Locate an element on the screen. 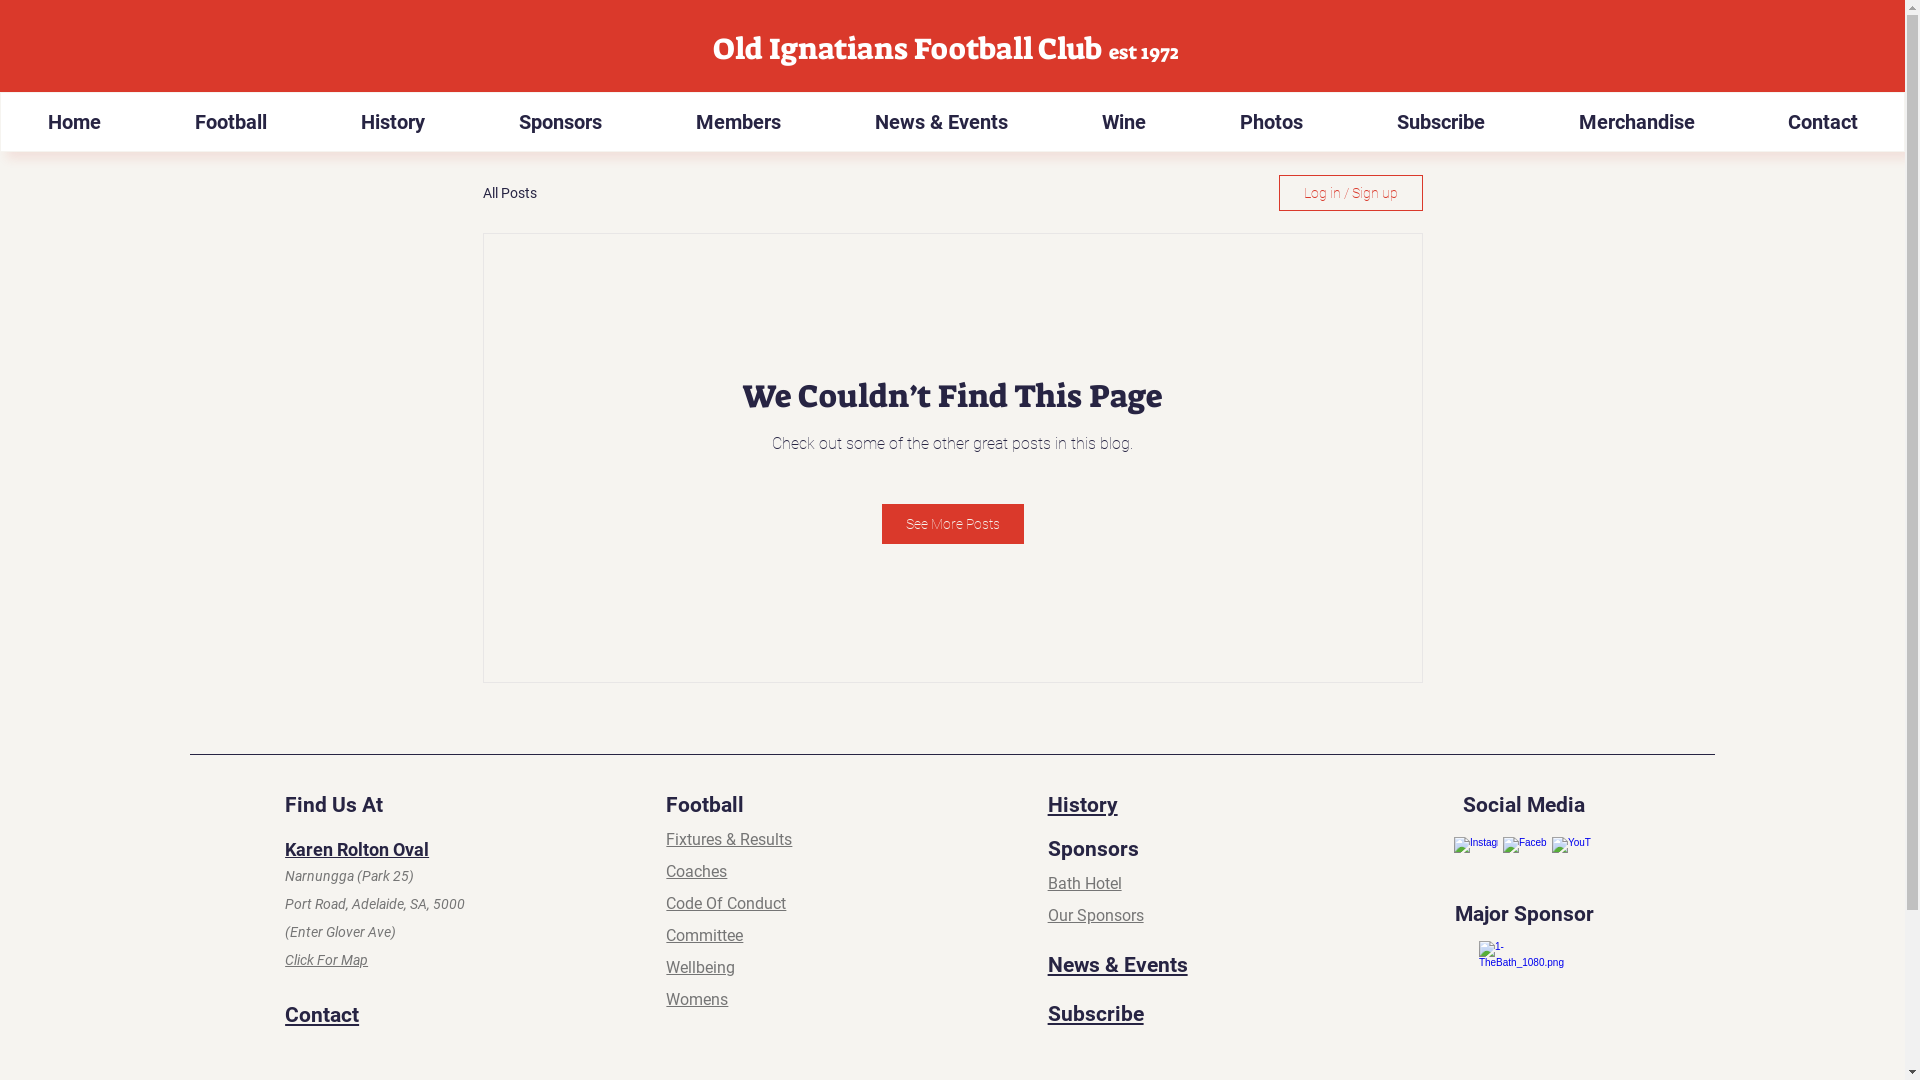  'News & Events' is located at coordinates (939, 122).